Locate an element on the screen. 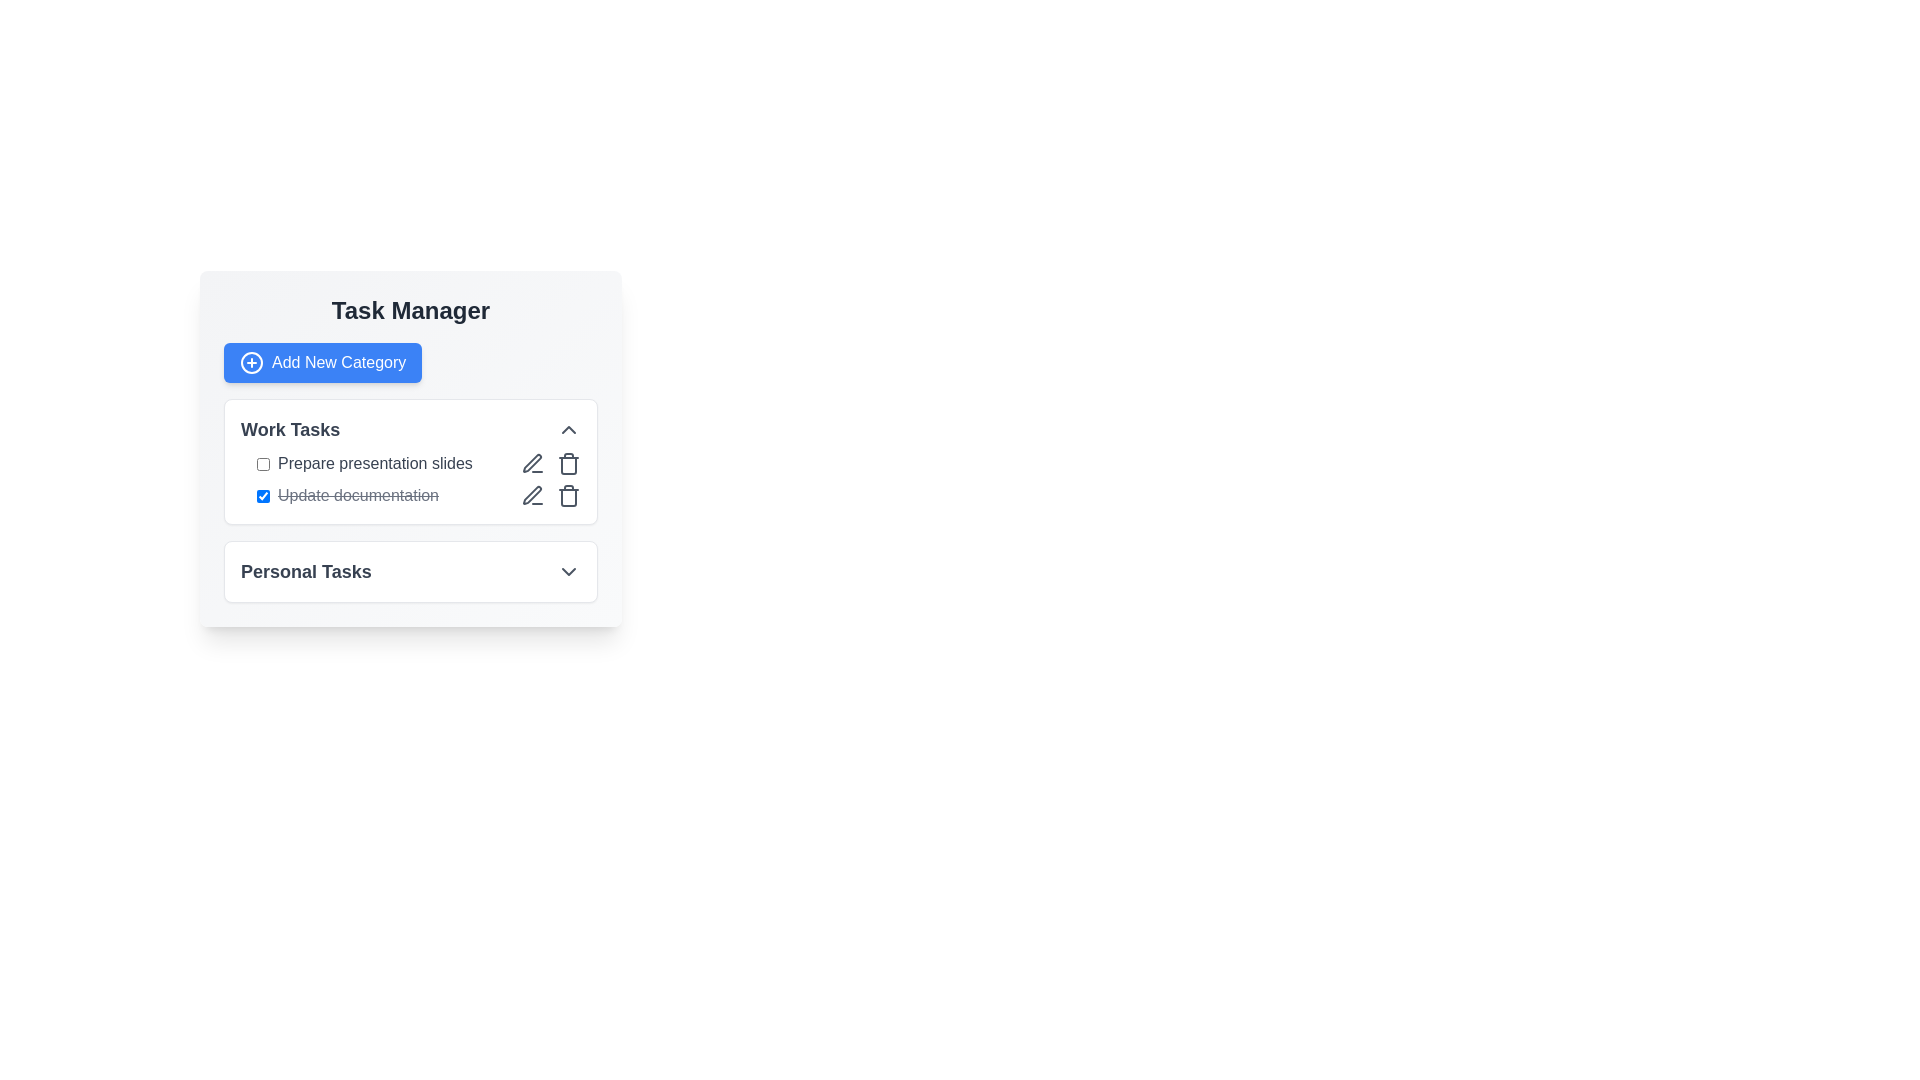 The image size is (1920, 1080). the pen icon button in the 'Work Tasks' section, which is the second icon in a row of three icons is located at coordinates (532, 463).